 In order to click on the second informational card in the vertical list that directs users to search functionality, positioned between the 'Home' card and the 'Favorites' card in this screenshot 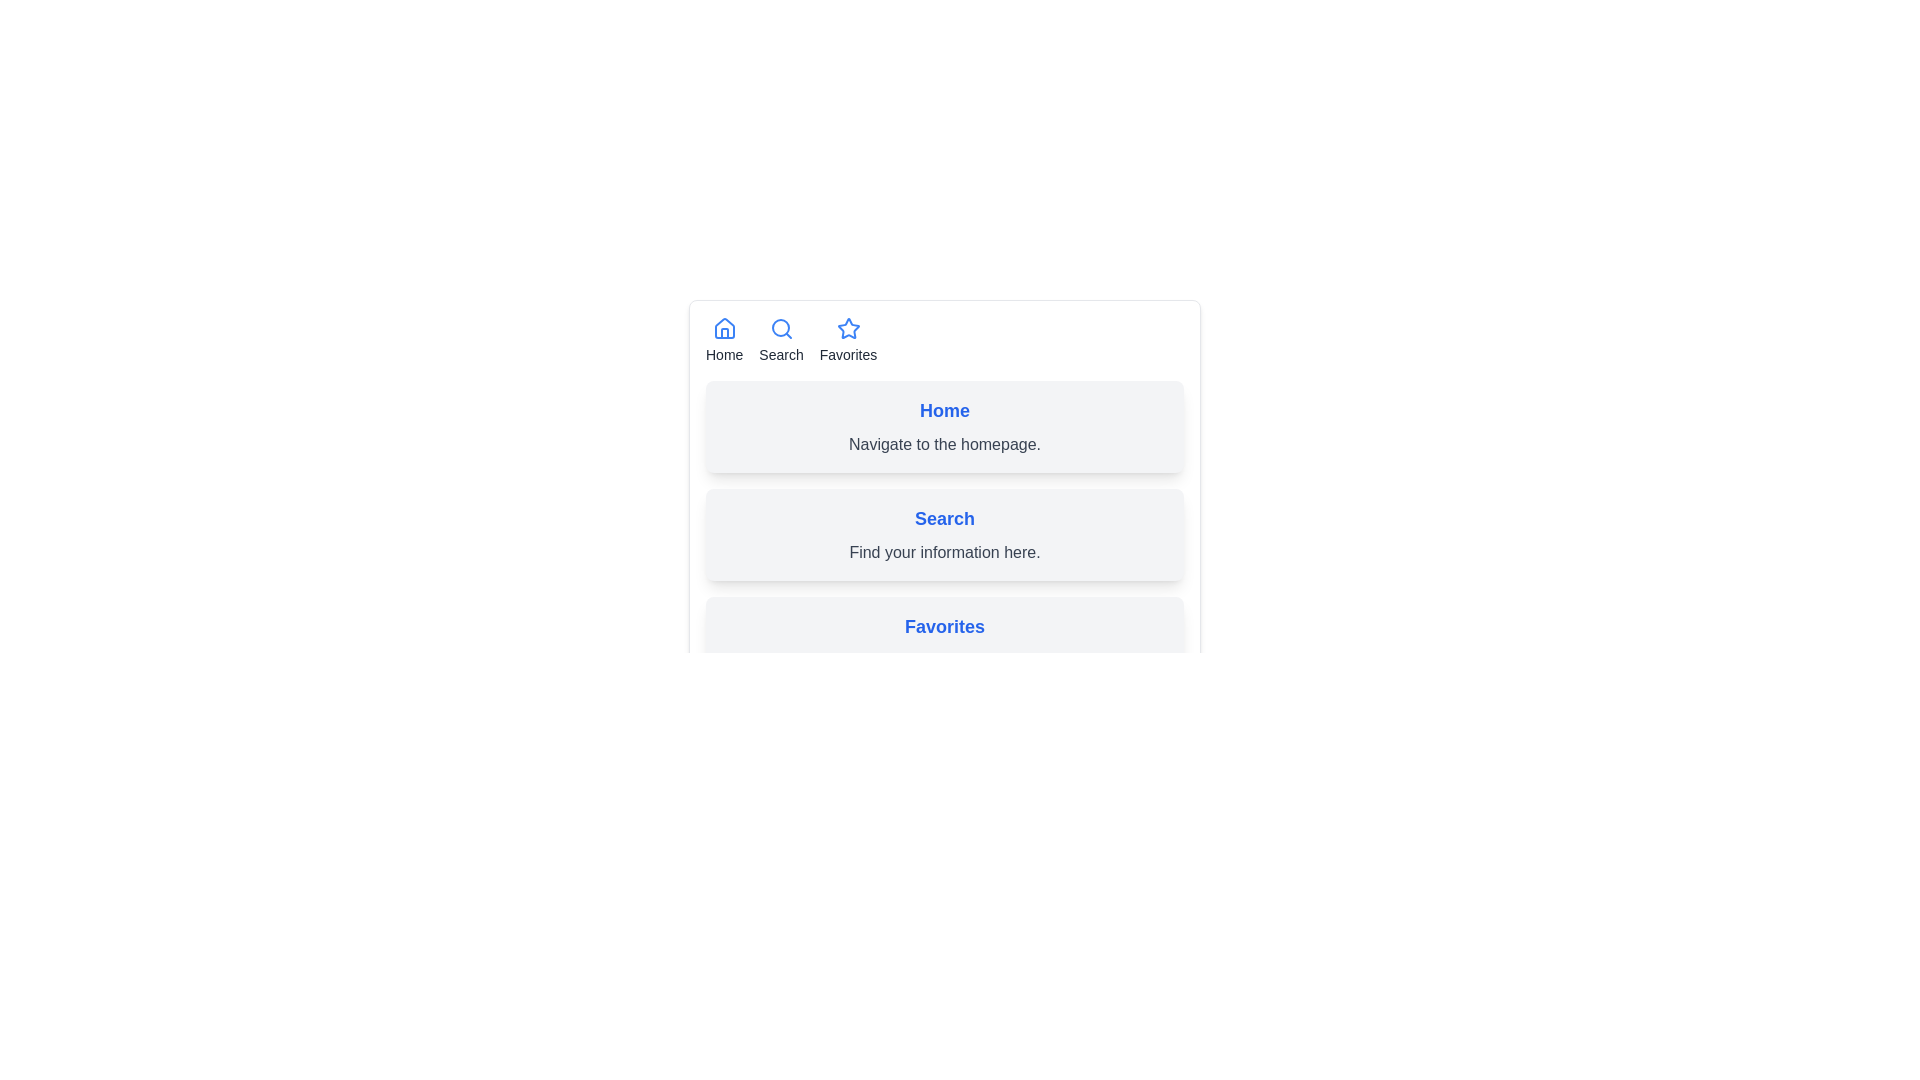, I will do `click(944, 534)`.